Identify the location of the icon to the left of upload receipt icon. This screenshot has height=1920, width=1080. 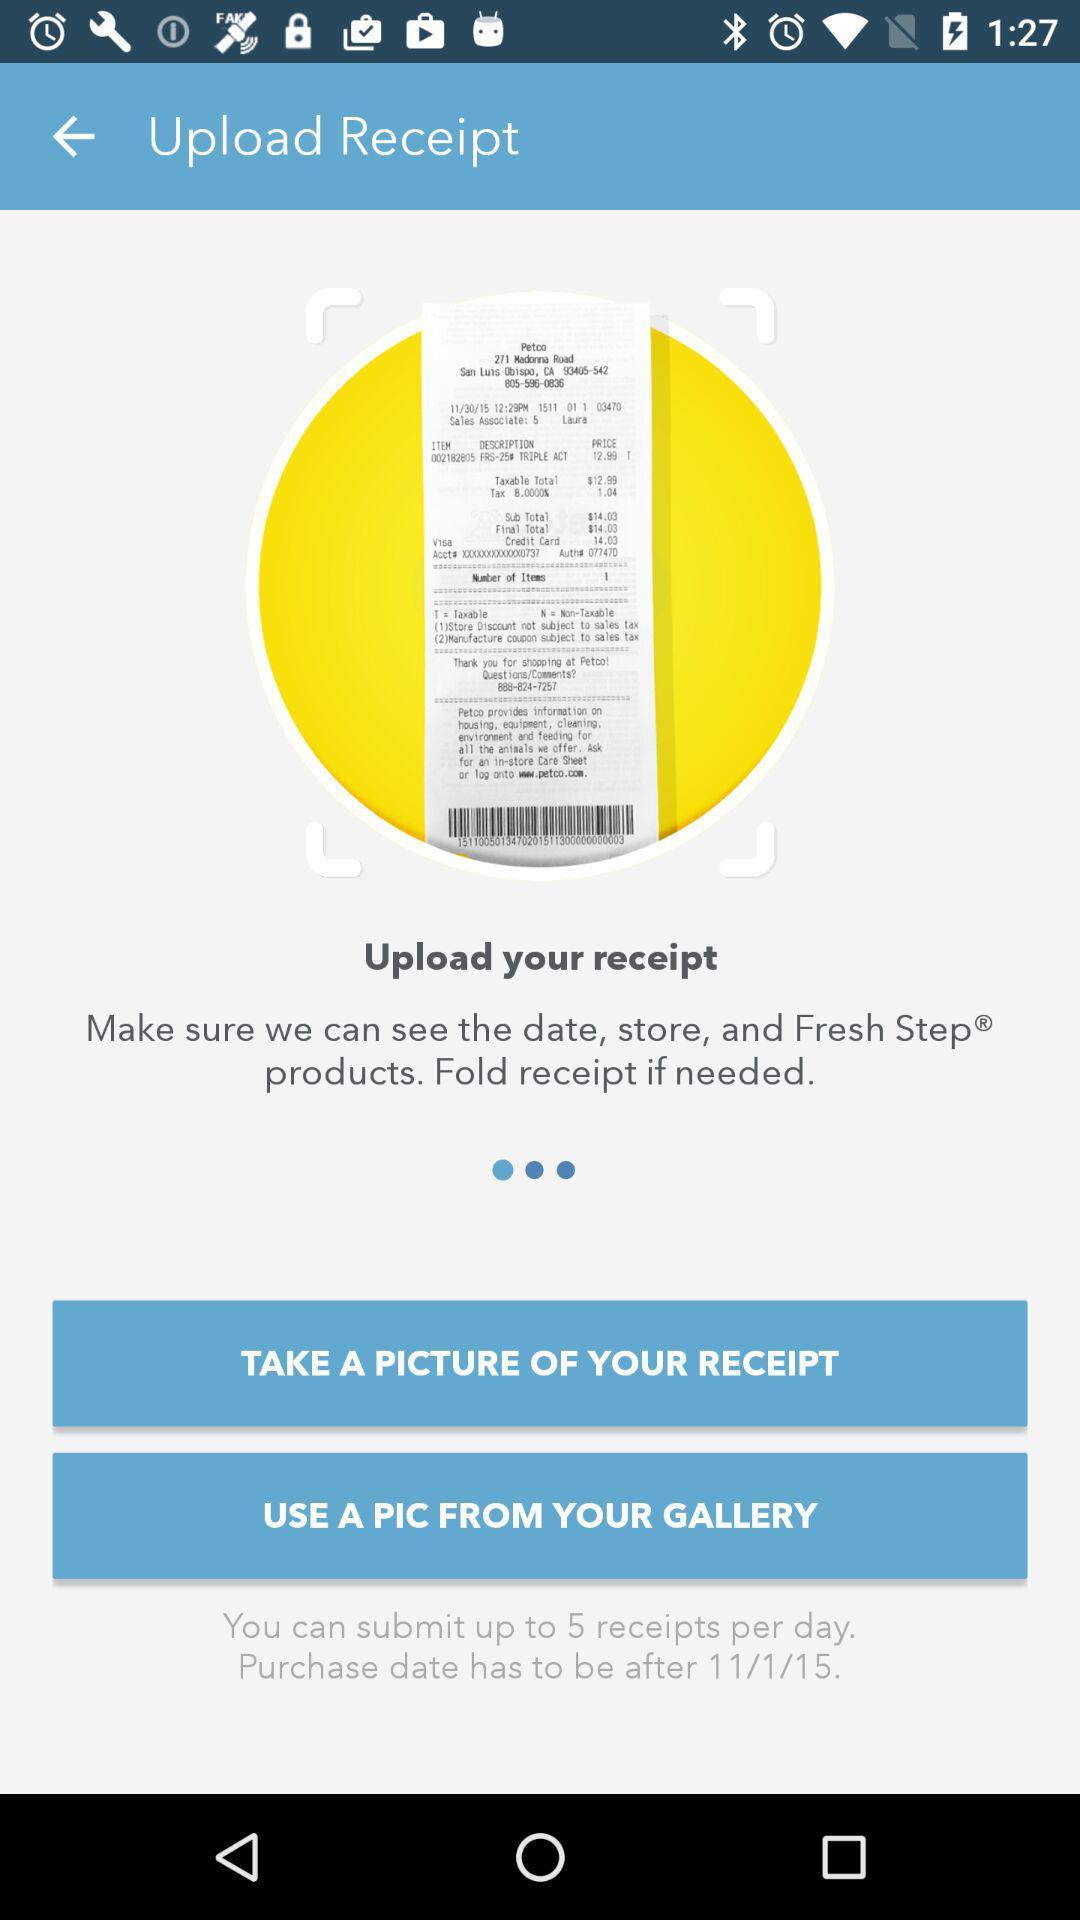
(72, 135).